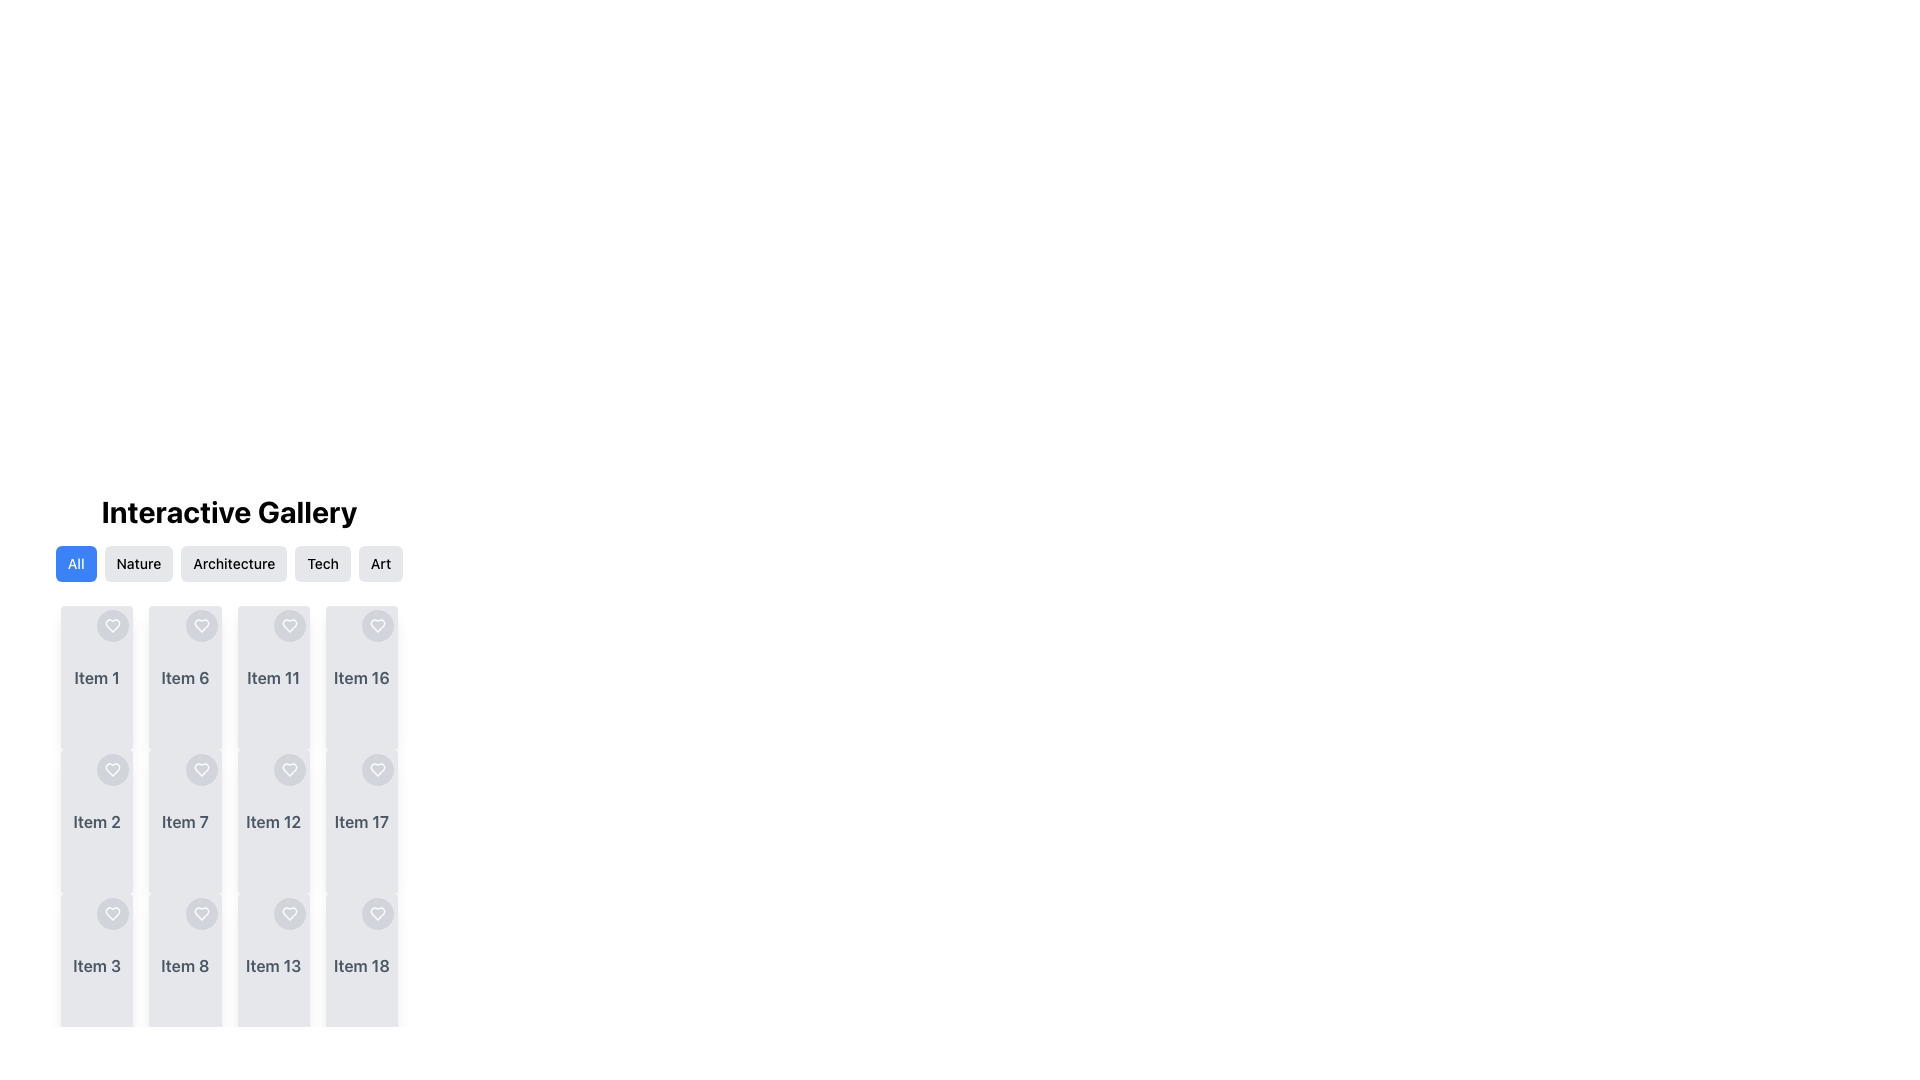 The image size is (1920, 1080). What do you see at coordinates (361, 677) in the screenshot?
I see `the static text label reading 'Item 16' which is styled with a gray semi-bold font and located within a light gray rectangular card in the fourth column of a five-column grid layout` at bounding box center [361, 677].